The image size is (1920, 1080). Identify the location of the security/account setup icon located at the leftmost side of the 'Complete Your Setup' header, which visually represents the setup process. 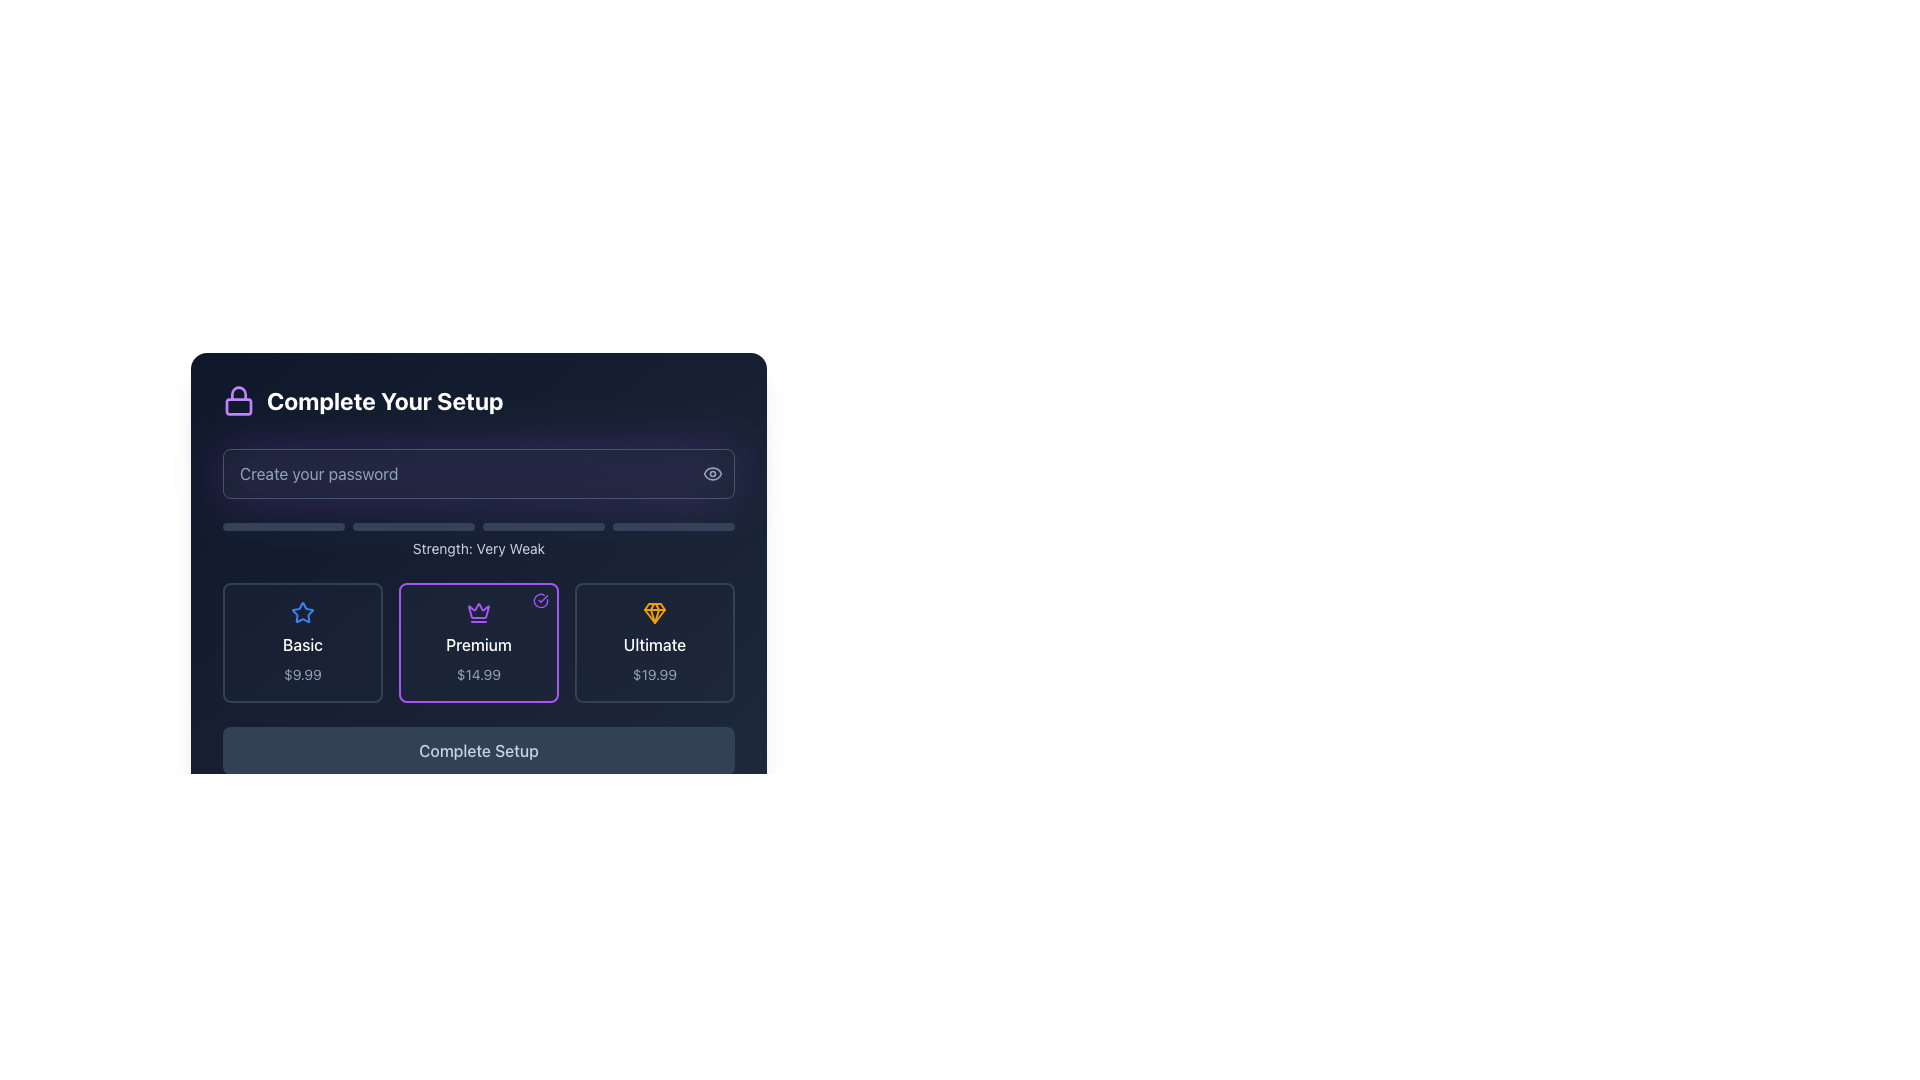
(239, 401).